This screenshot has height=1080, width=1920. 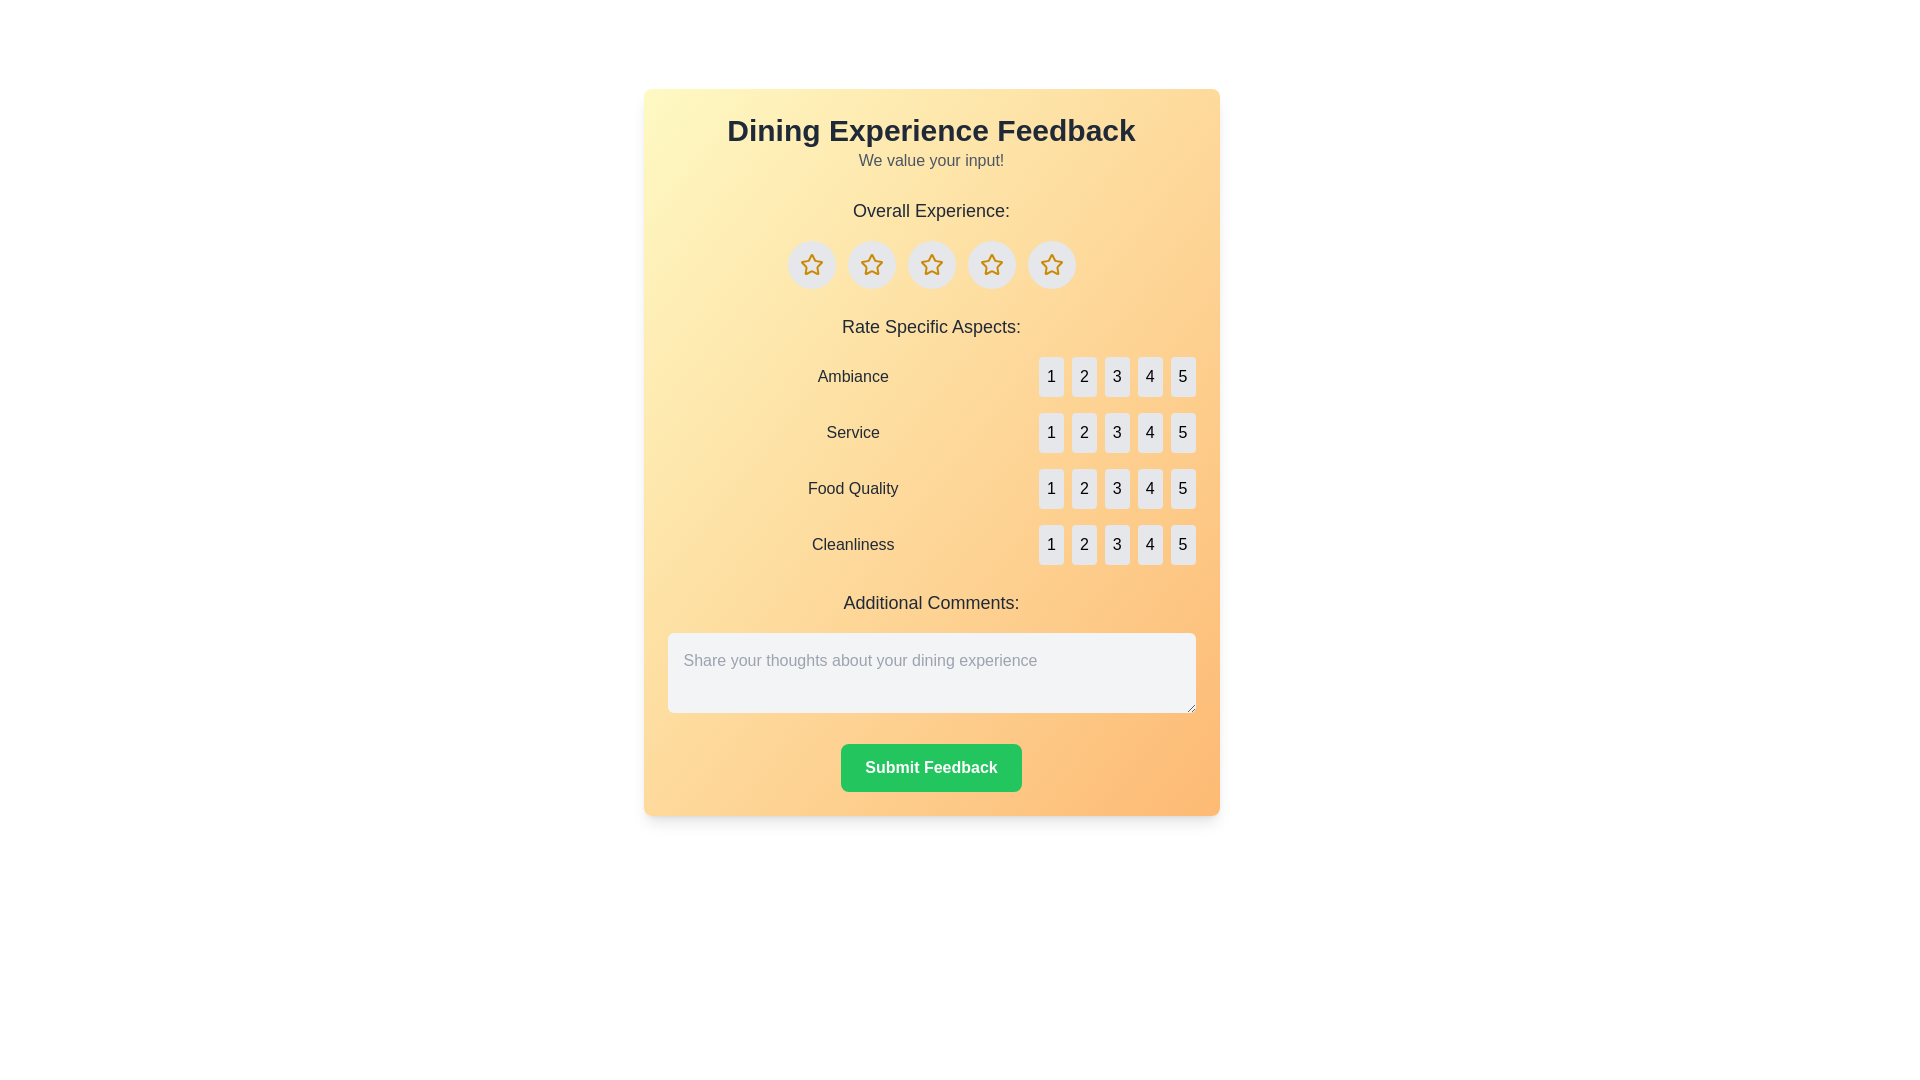 I want to click on the text label displaying 'Overall Experience:' which is styled in bold and serves as a descriptor for the rating stars below it, so click(x=930, y=211).